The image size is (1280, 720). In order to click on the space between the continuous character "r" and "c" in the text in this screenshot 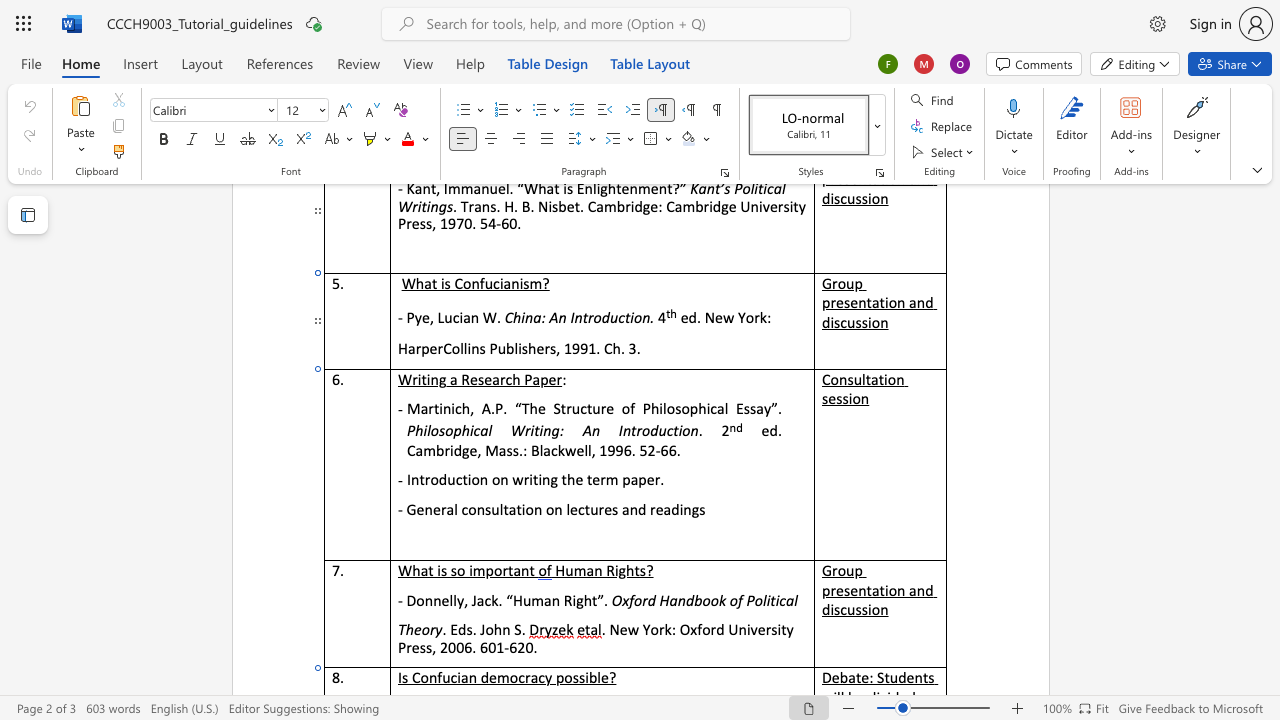, I will do `click(505, 379)`.